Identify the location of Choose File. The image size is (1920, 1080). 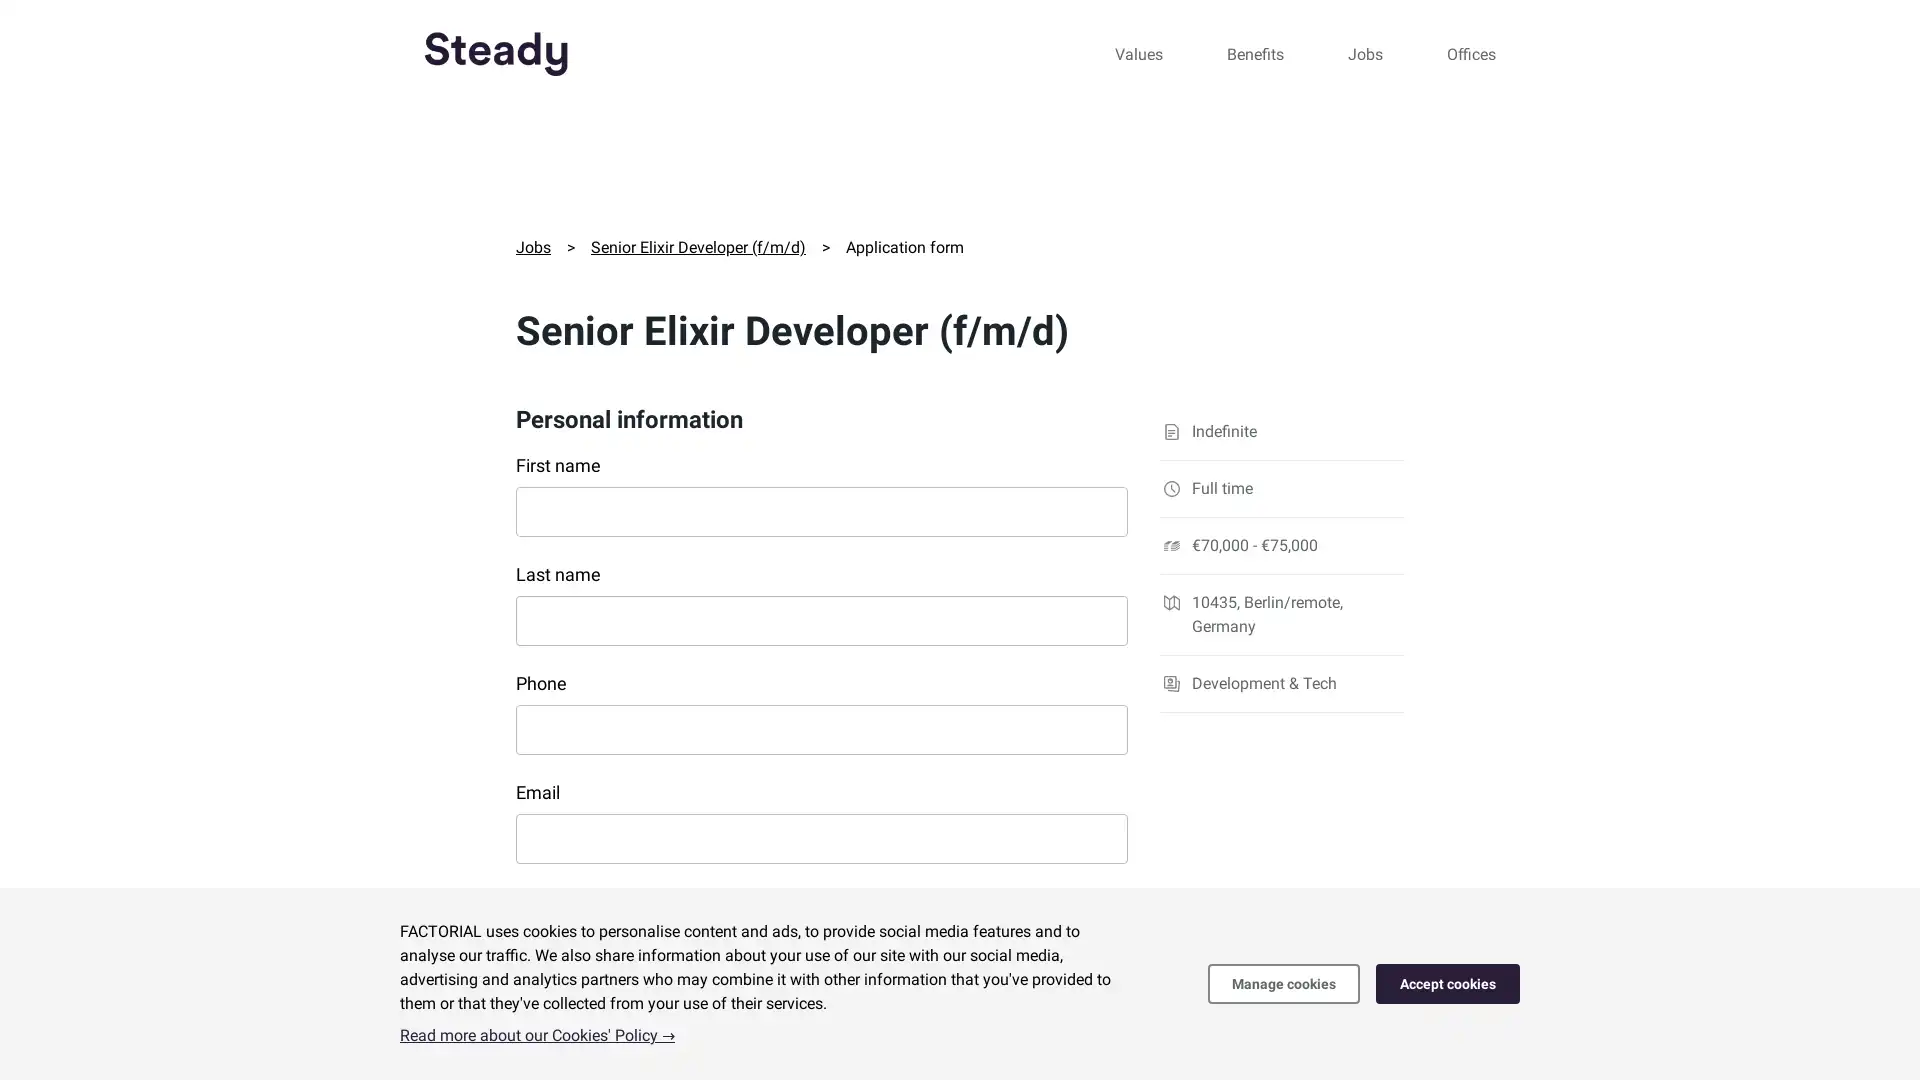
(576, 1011).